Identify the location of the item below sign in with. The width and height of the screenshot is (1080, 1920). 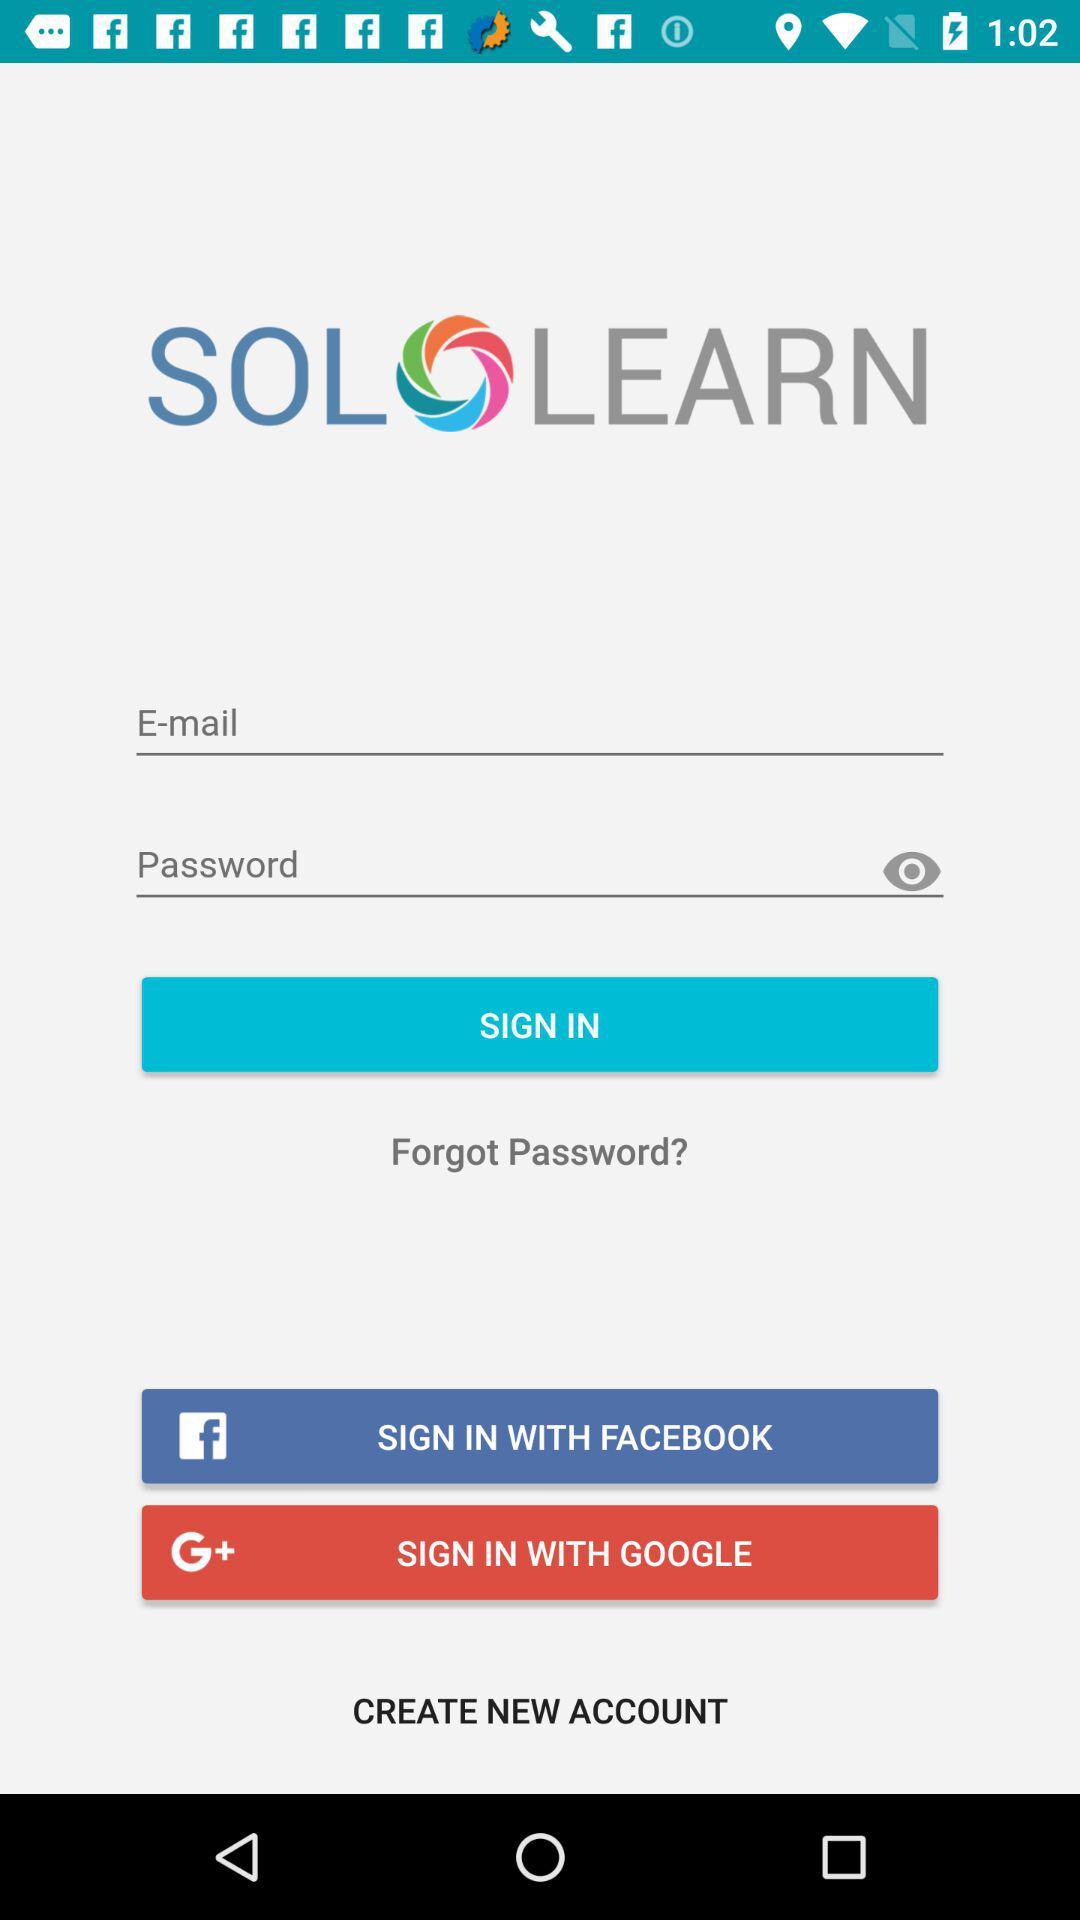
(540, 1708).